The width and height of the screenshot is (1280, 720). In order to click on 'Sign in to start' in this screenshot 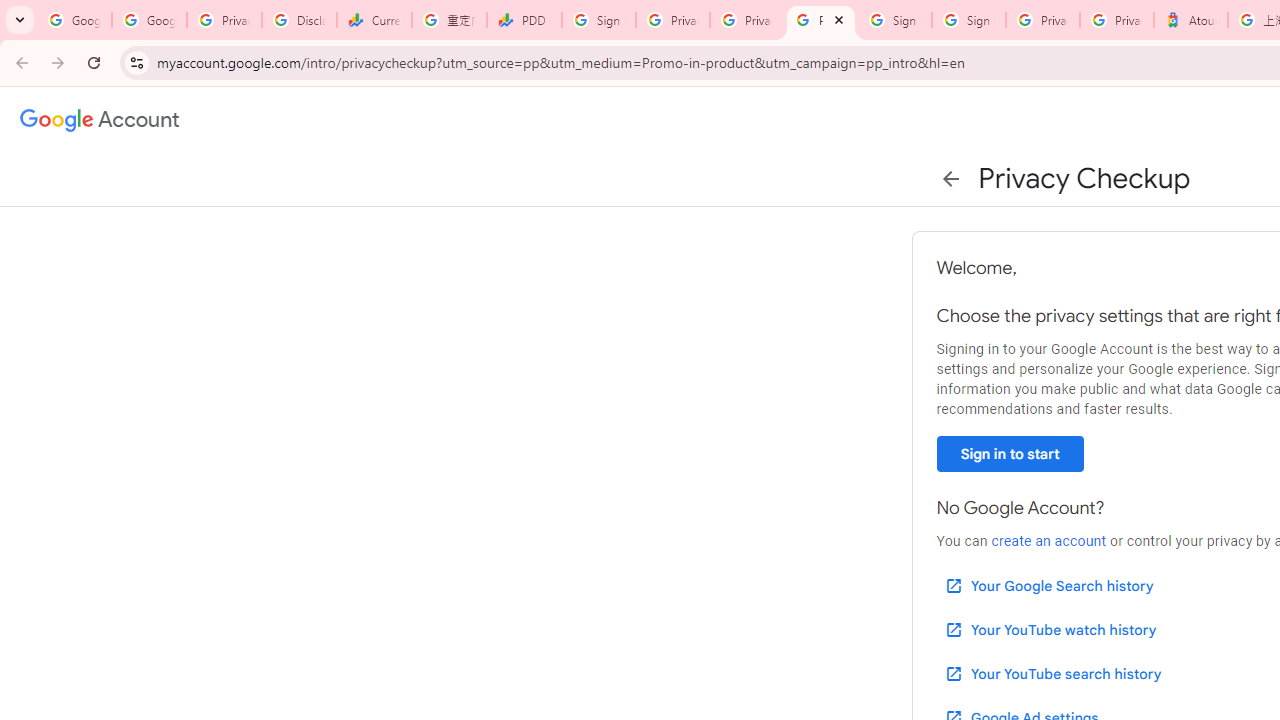, I will do `click(1009, 454)`.